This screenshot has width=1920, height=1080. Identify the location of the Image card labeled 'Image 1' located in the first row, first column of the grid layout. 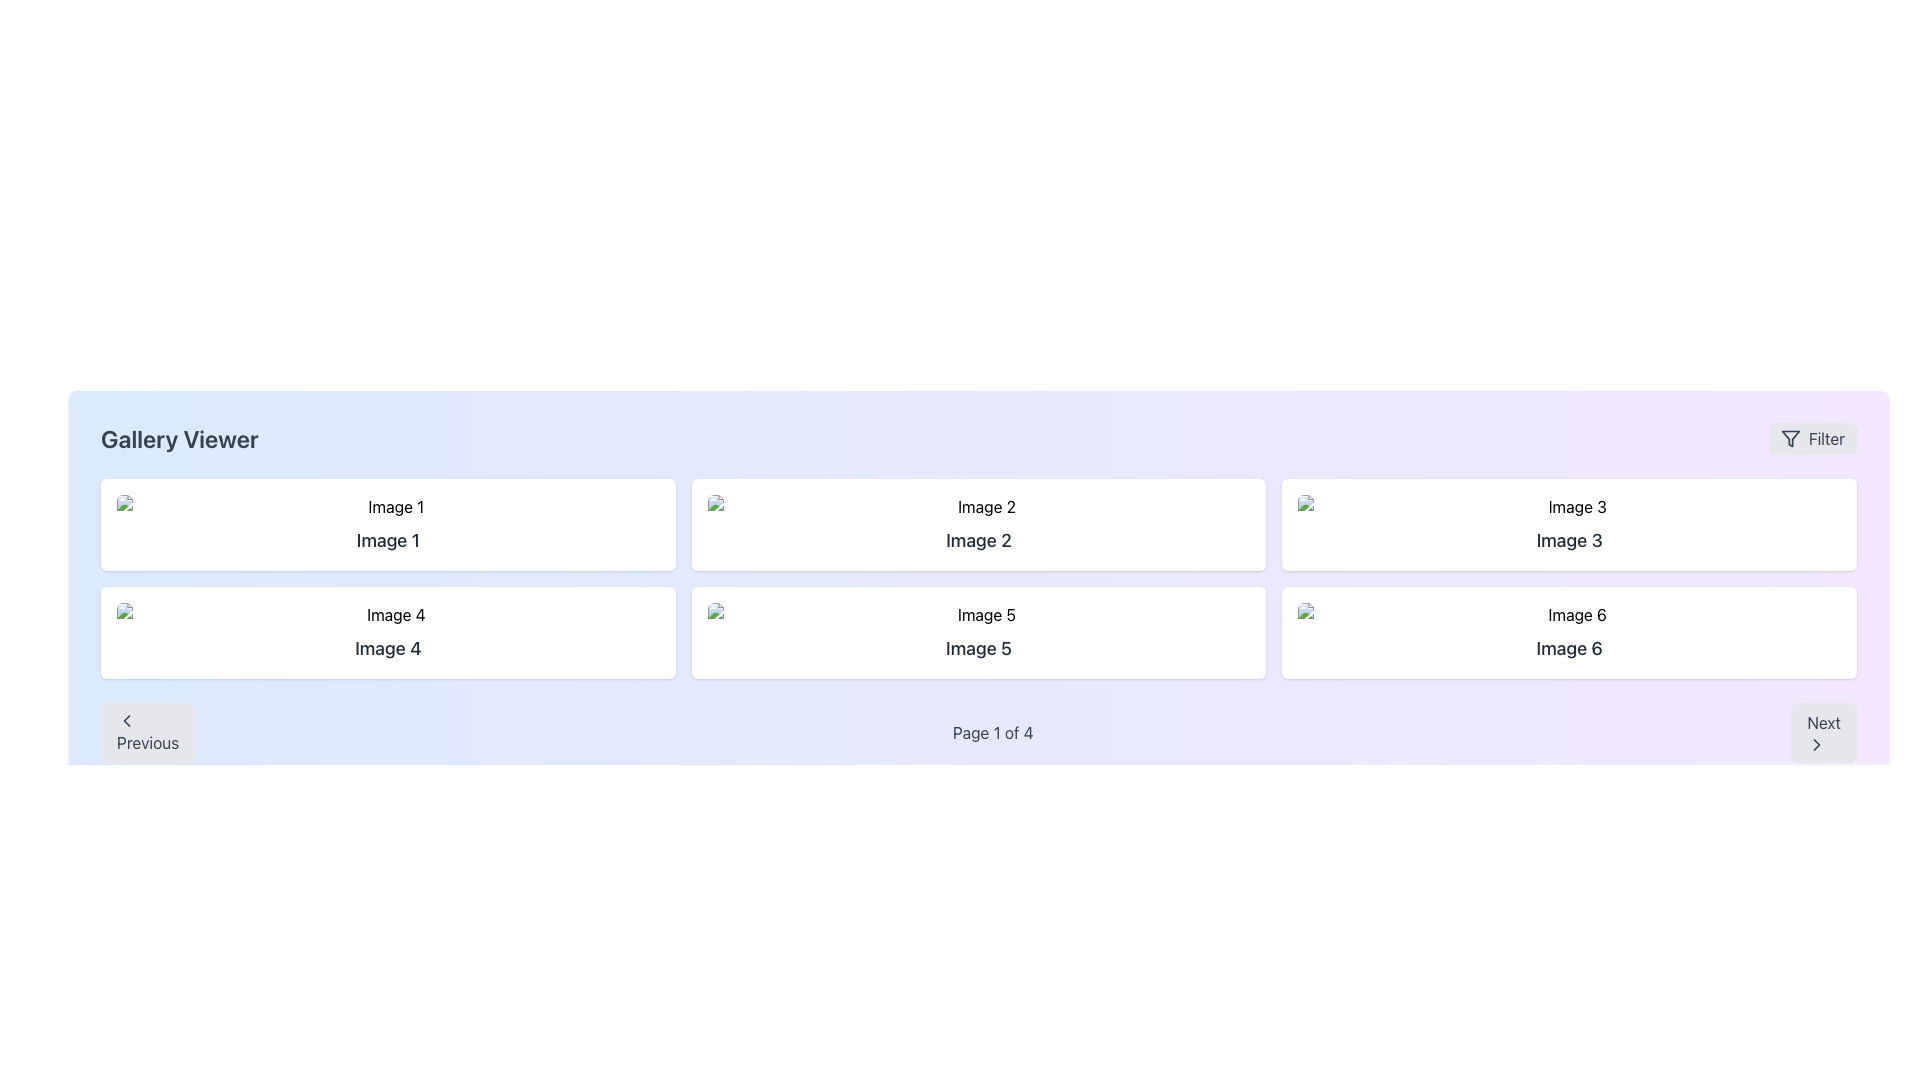
(388, 523).